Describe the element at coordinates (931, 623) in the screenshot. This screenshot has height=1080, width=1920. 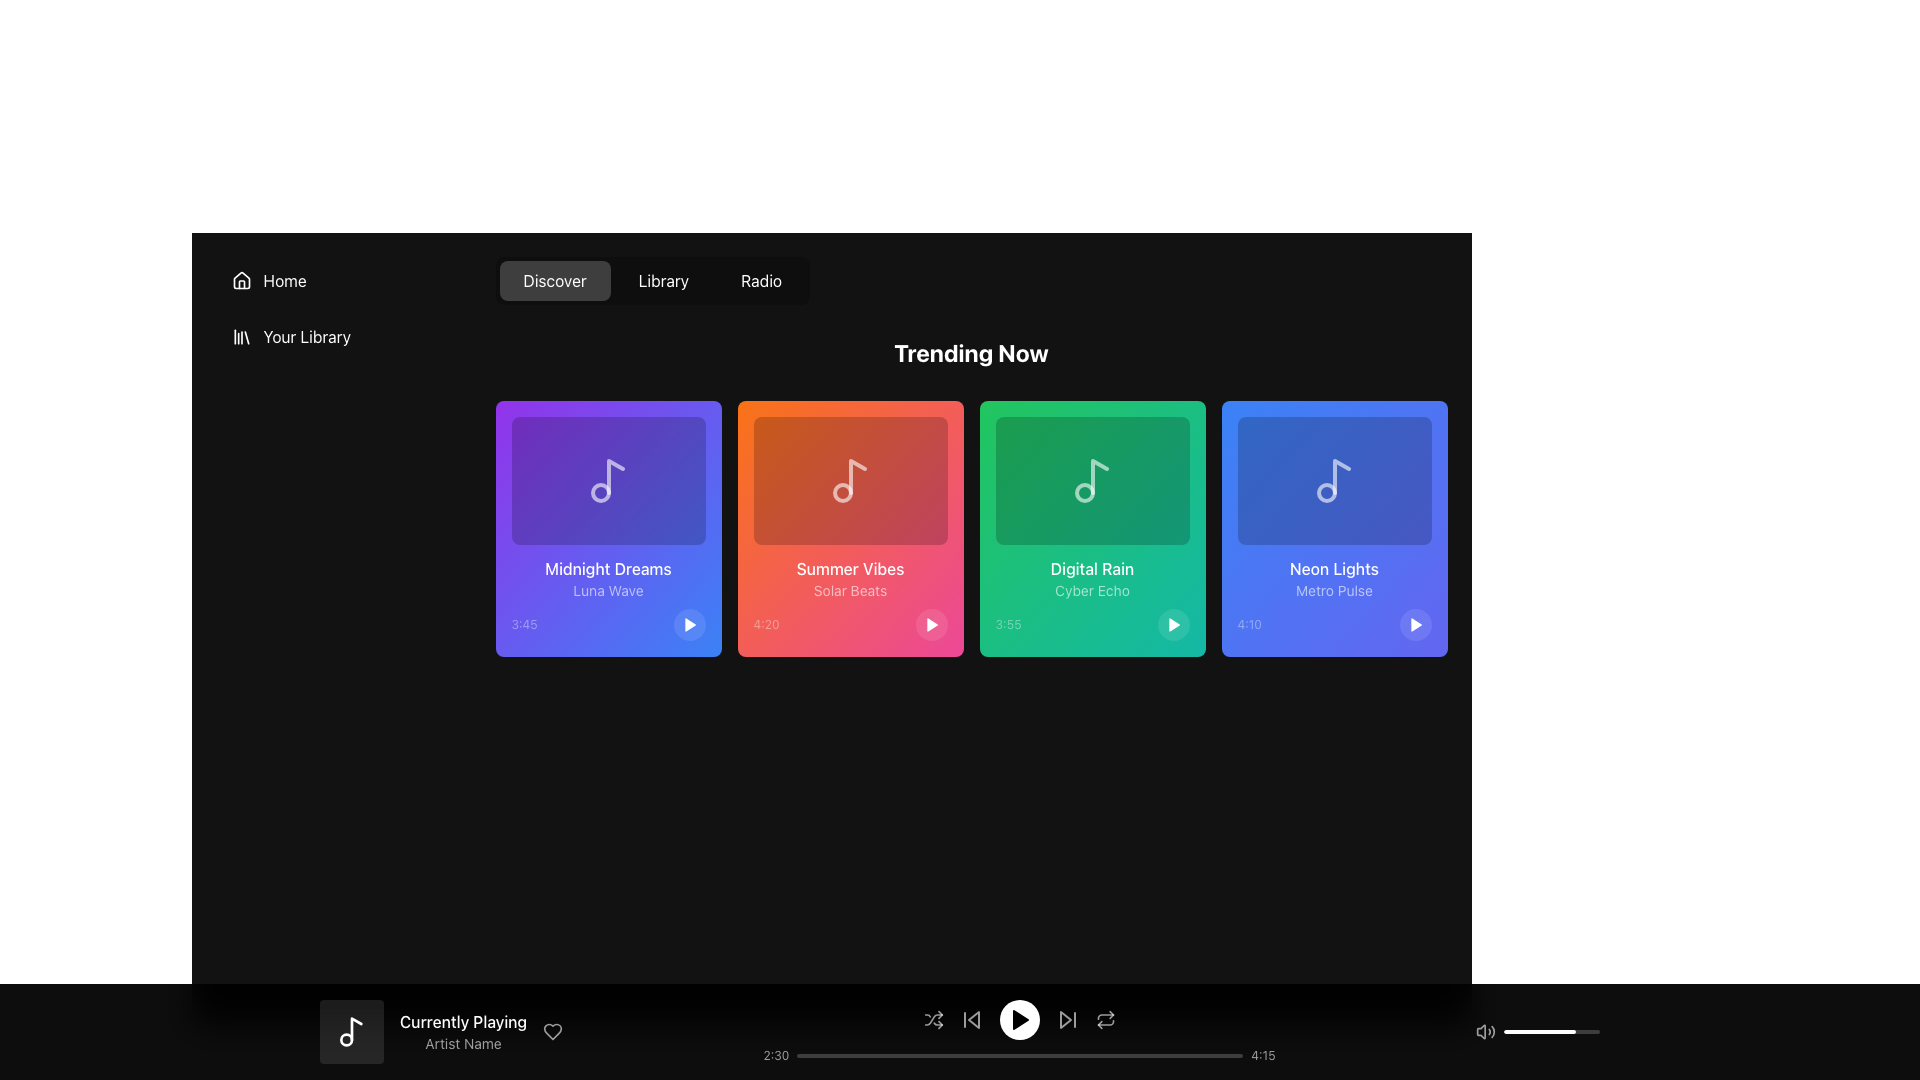
I see `the play icon button located in the lower-right corner of the 'Summer Vibes' card within the 'Trending Now' section` at that location.